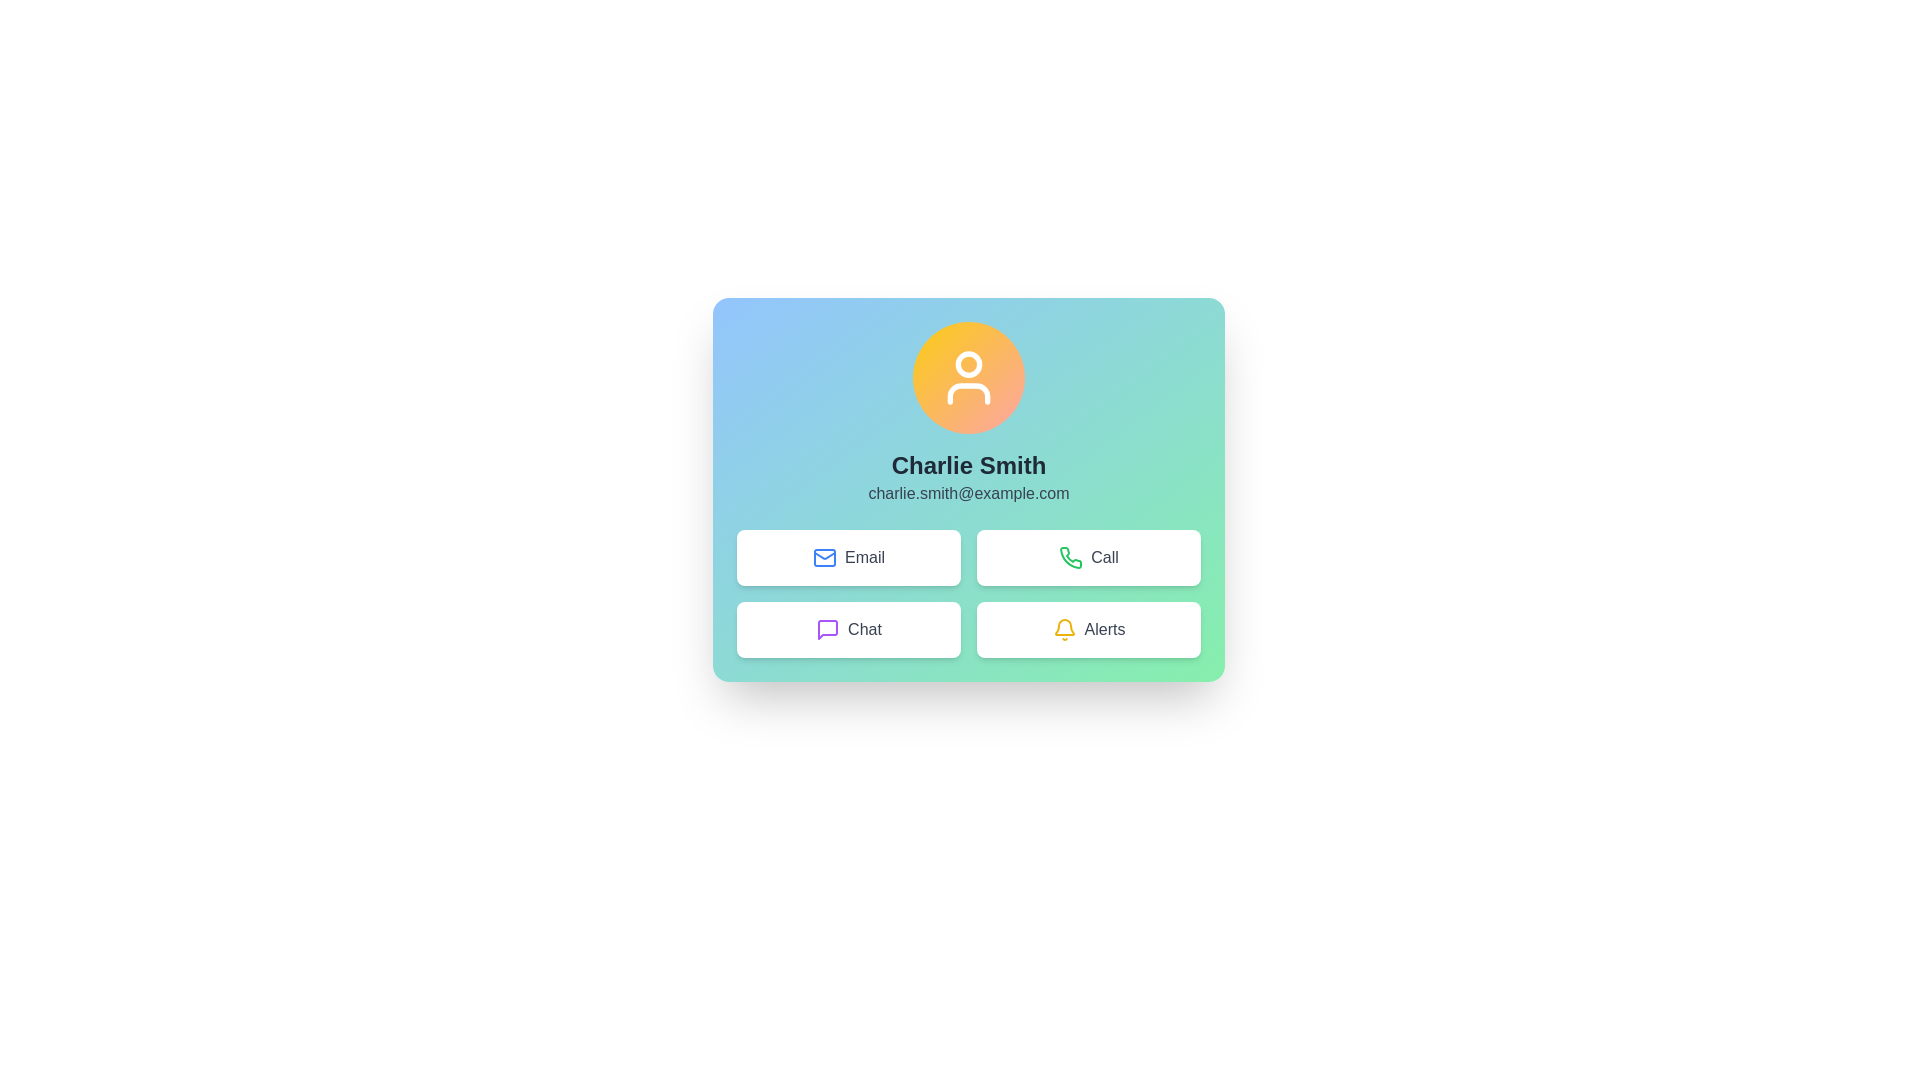 The height and width of the screenshot is (1080, 1920). Describe the element at coordinates (825, 558) in the screenshot. I see `the envelope icon within the 'Email' button located in the top-left corner of the button grid` at that location.